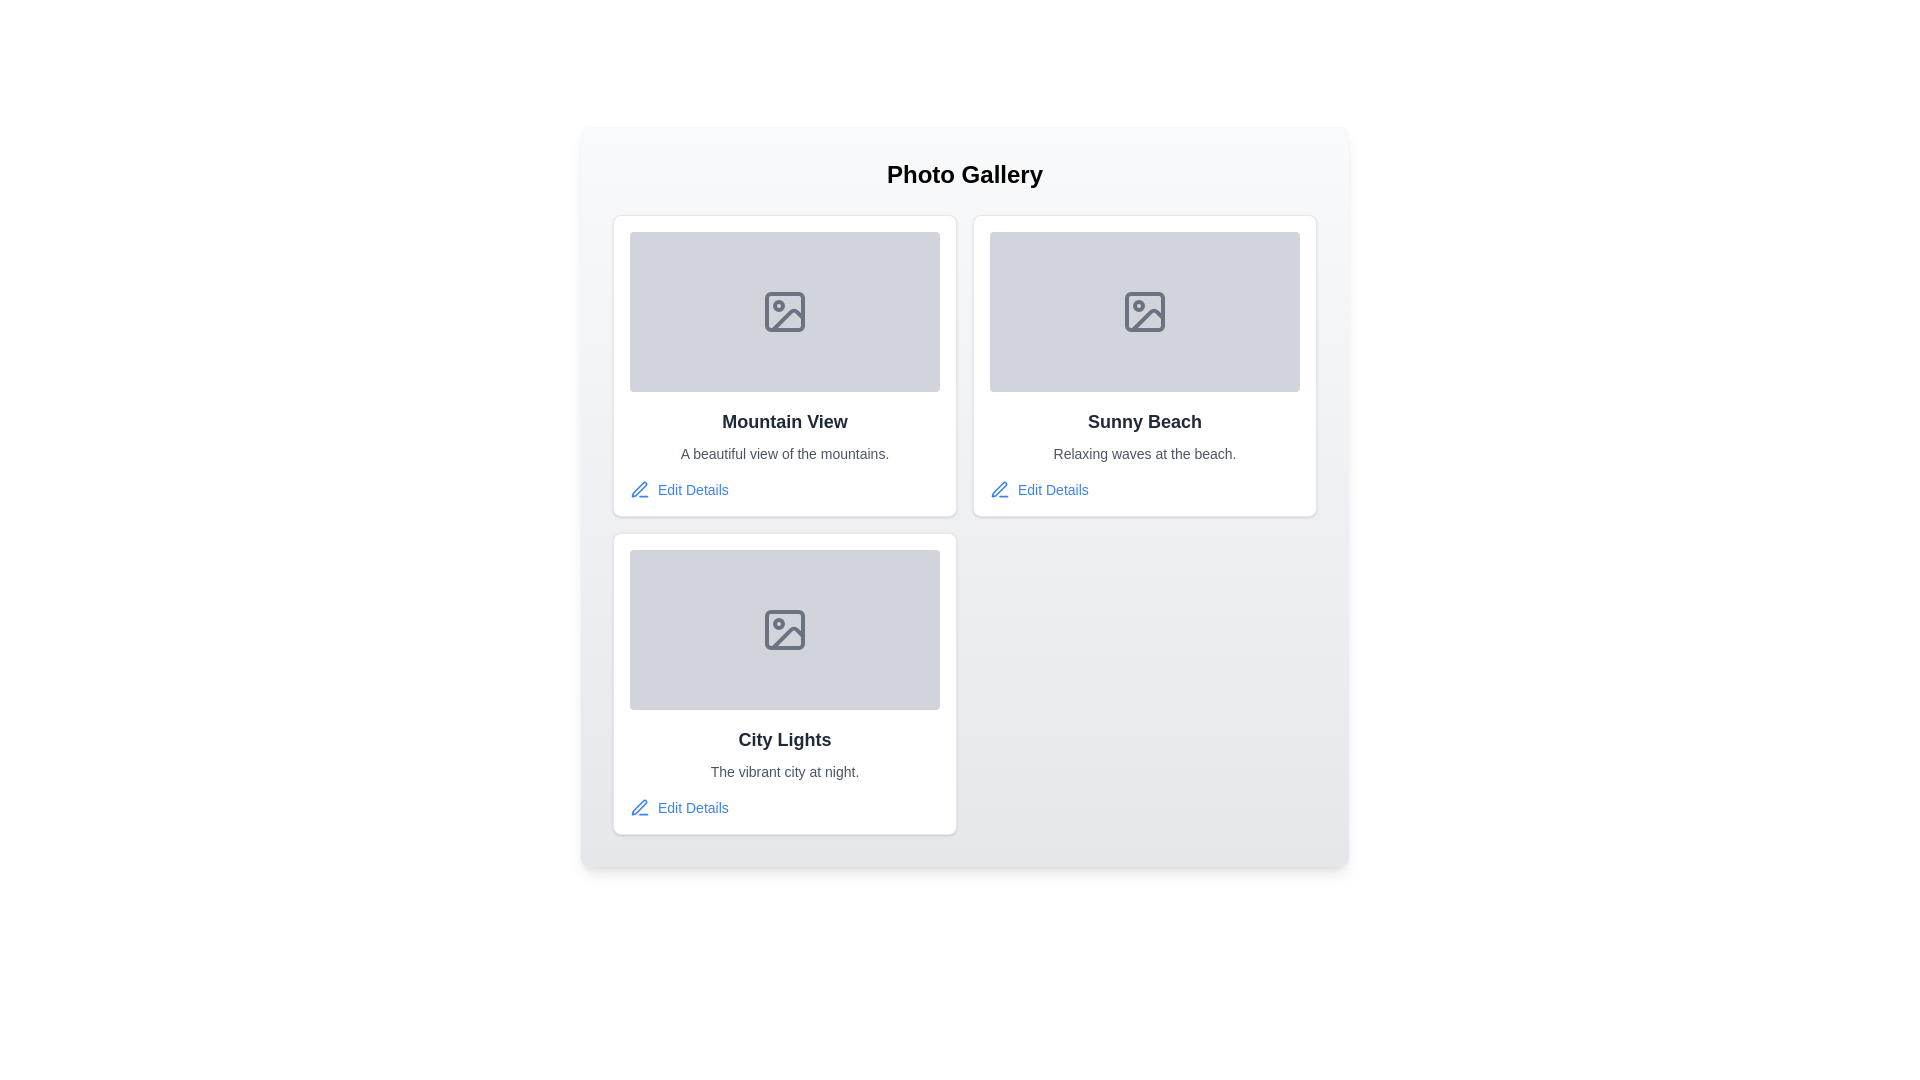  I want to click on the 'Edit Details' button for the gallery item titled 'City Lights', so click(678, 806).